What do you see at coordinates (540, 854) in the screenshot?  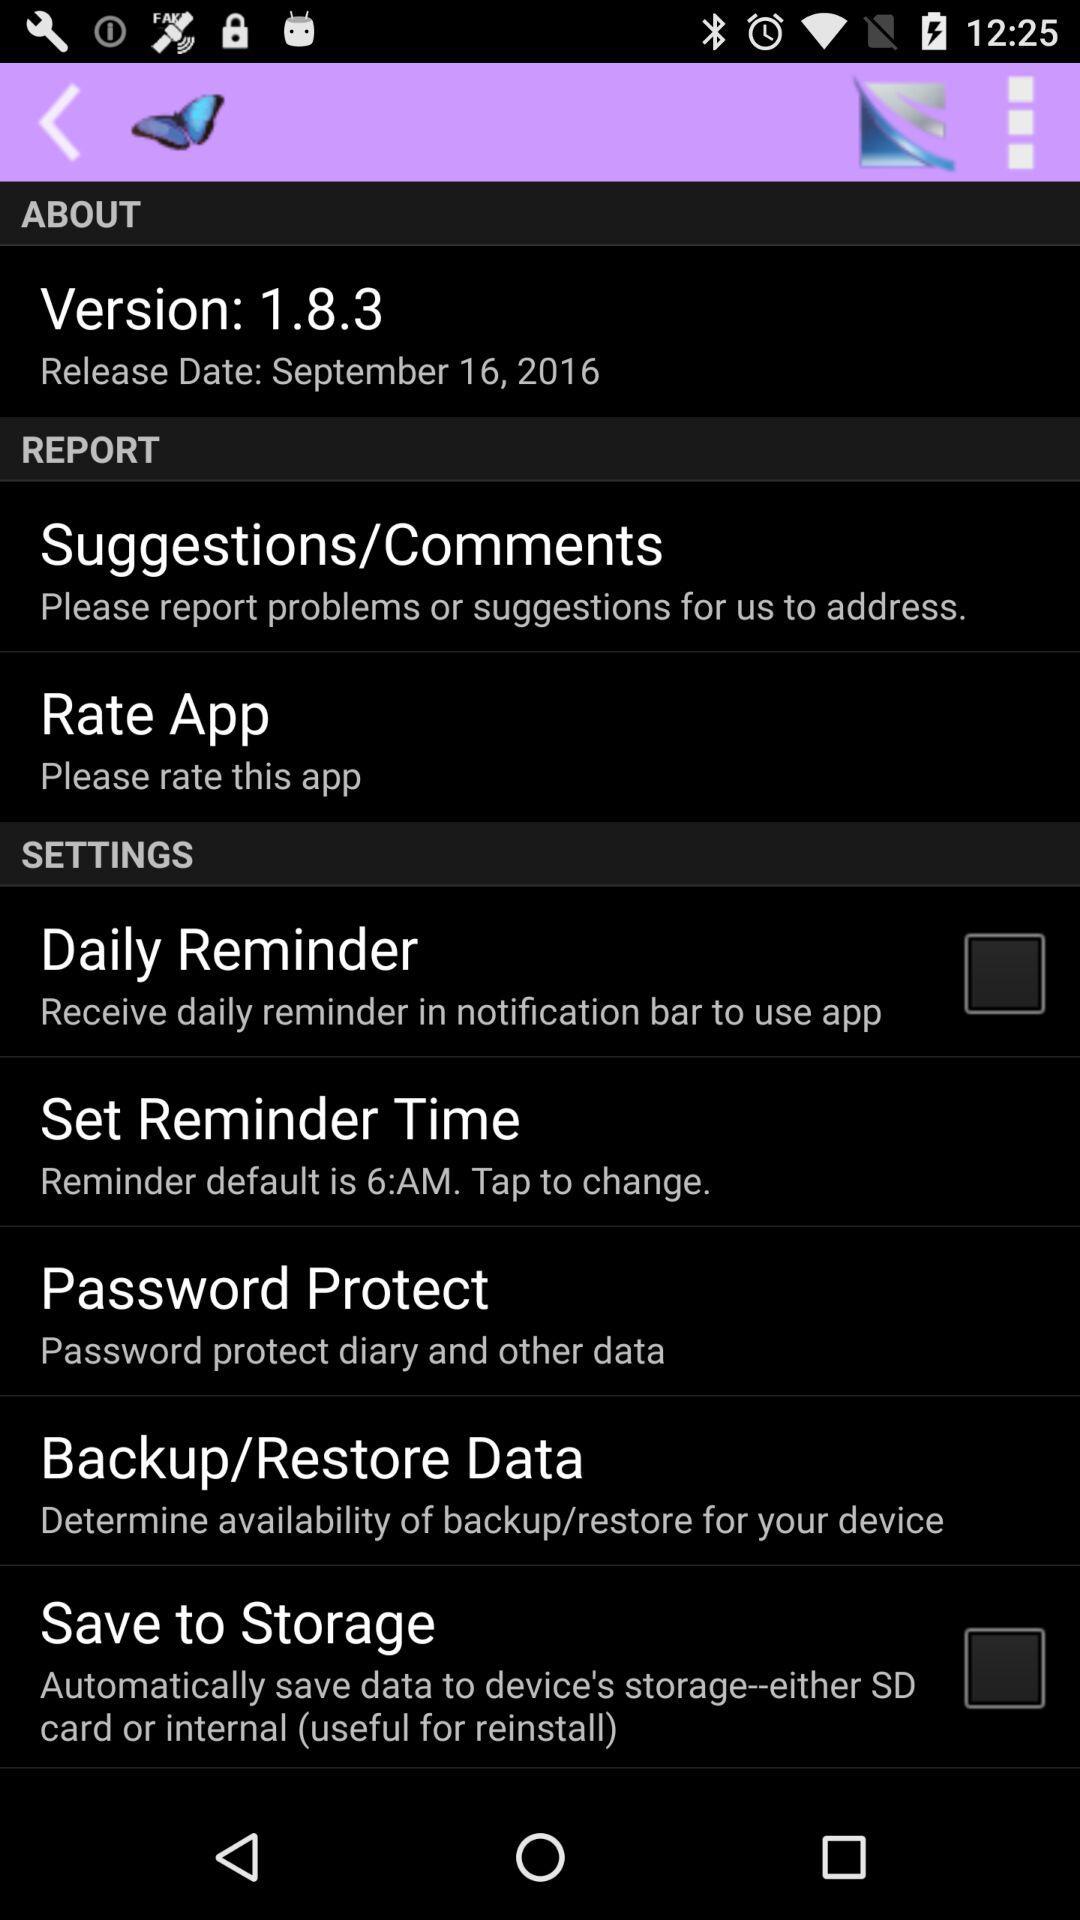 I see `the icon below please rate this app` at bounding box center [540, 854].